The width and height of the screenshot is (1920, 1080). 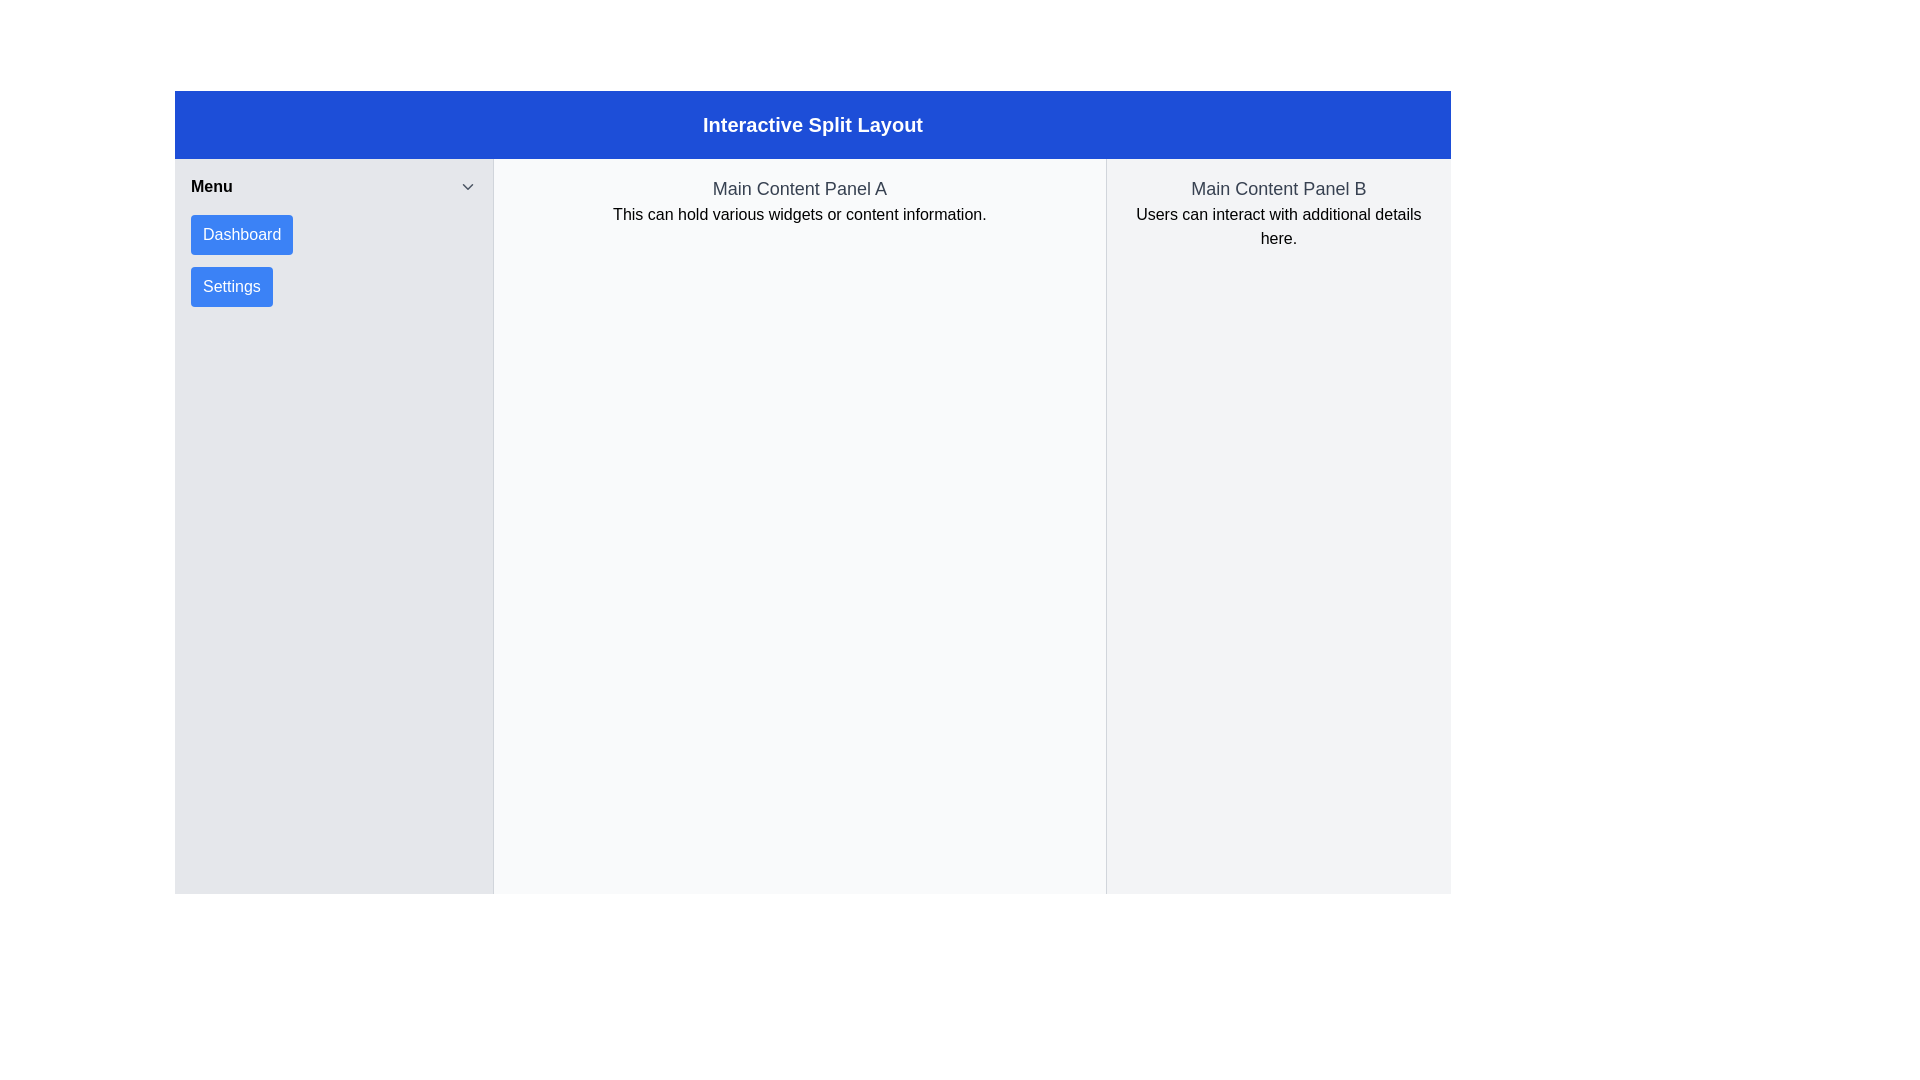 What do you see at coordinates (211, 186) in the screenshot?
I see `the 'Menu' text label located at the top of the sidebar, which displays the word 'Menu' in bold font style, contrasting black text on a light background` at bounding box center [211, 186].